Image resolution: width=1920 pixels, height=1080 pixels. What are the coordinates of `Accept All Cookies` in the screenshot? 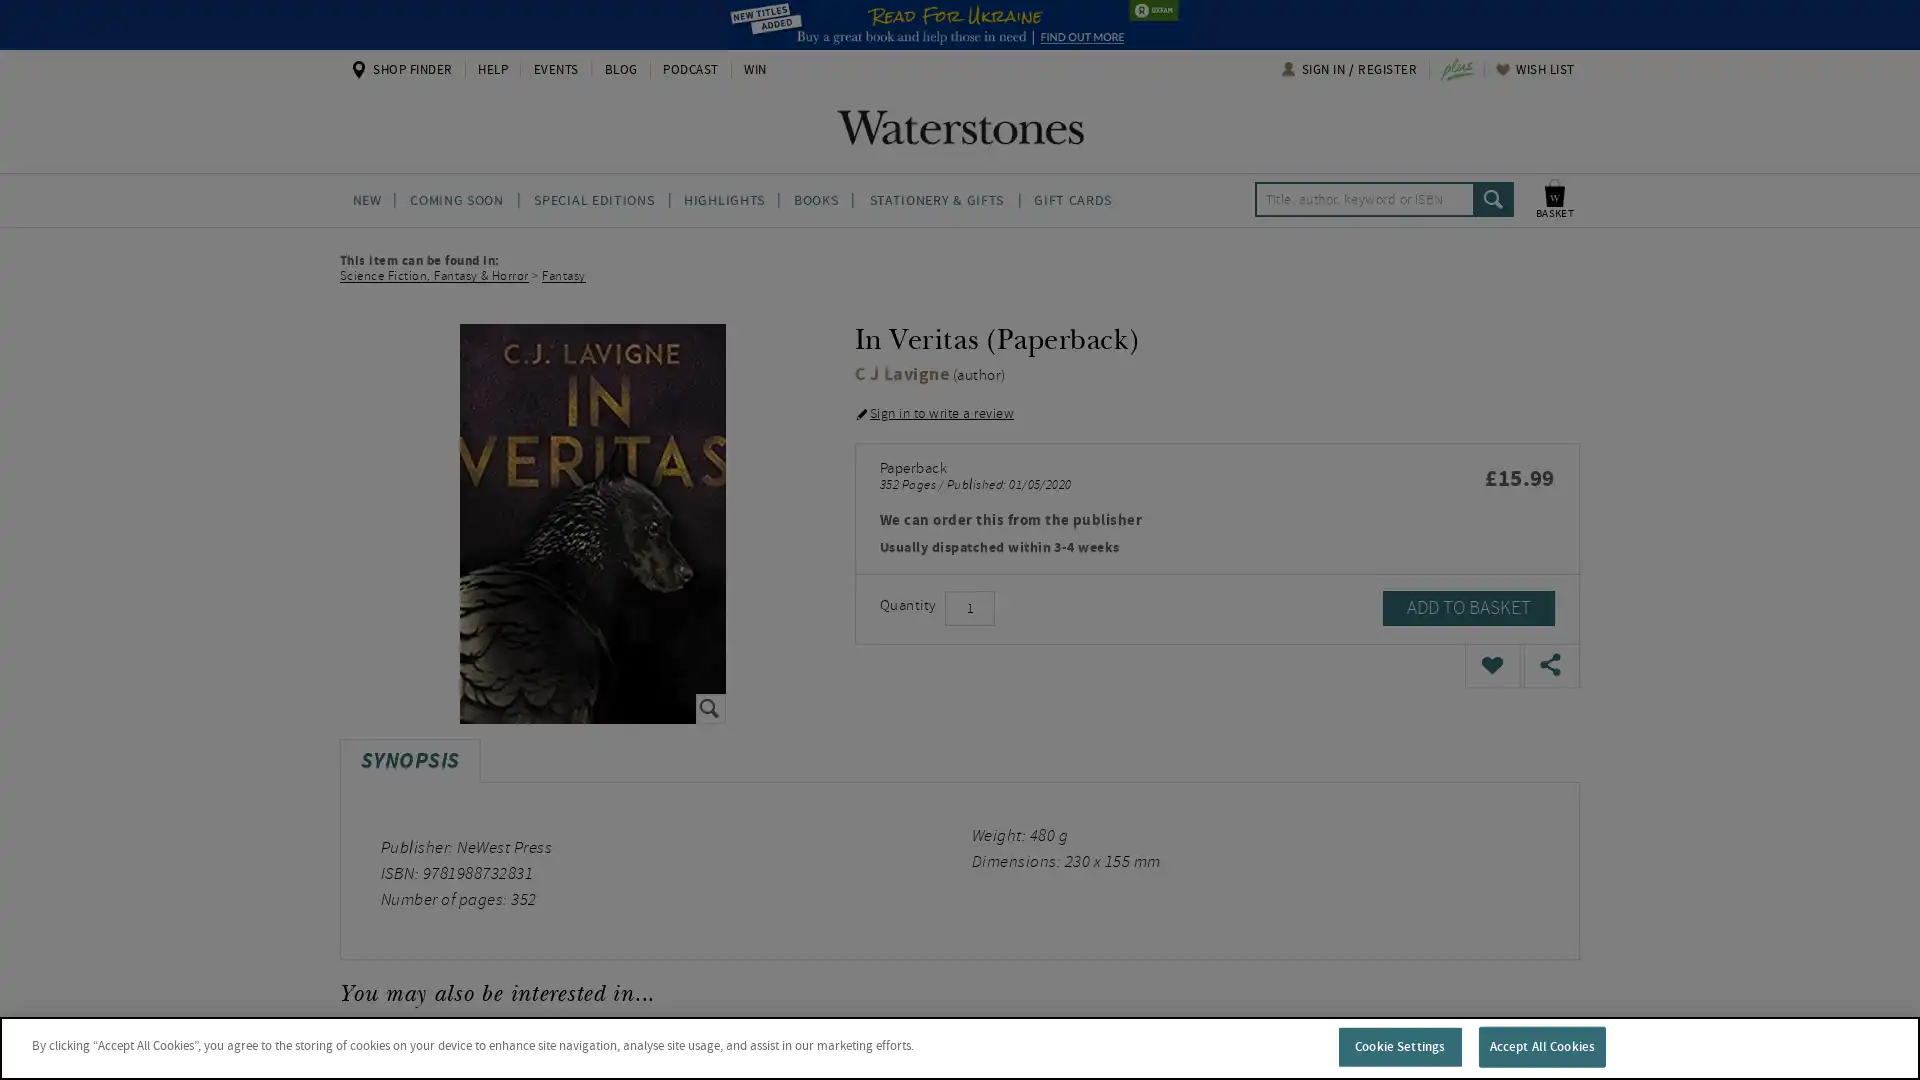 It's located at (1540, 1045).